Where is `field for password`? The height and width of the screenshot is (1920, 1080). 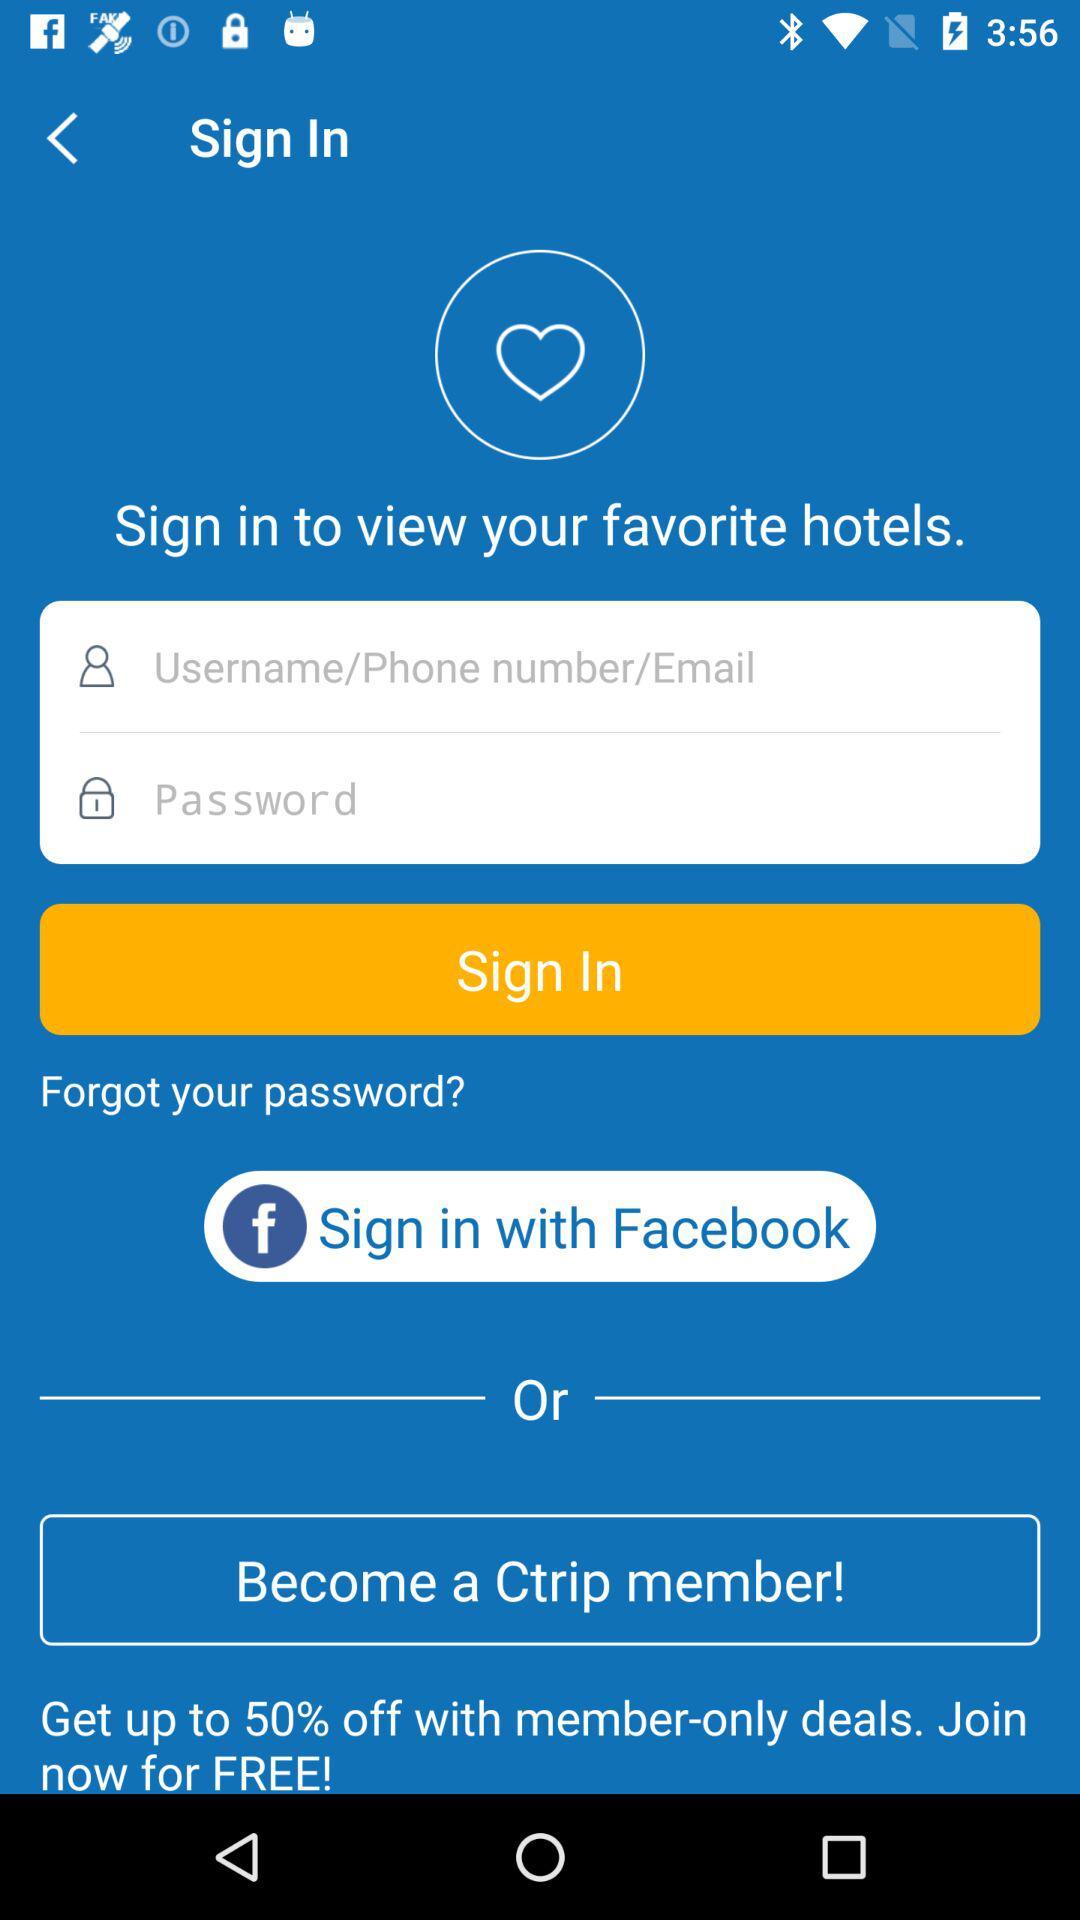
field for password is located at coordinates (540, 797).